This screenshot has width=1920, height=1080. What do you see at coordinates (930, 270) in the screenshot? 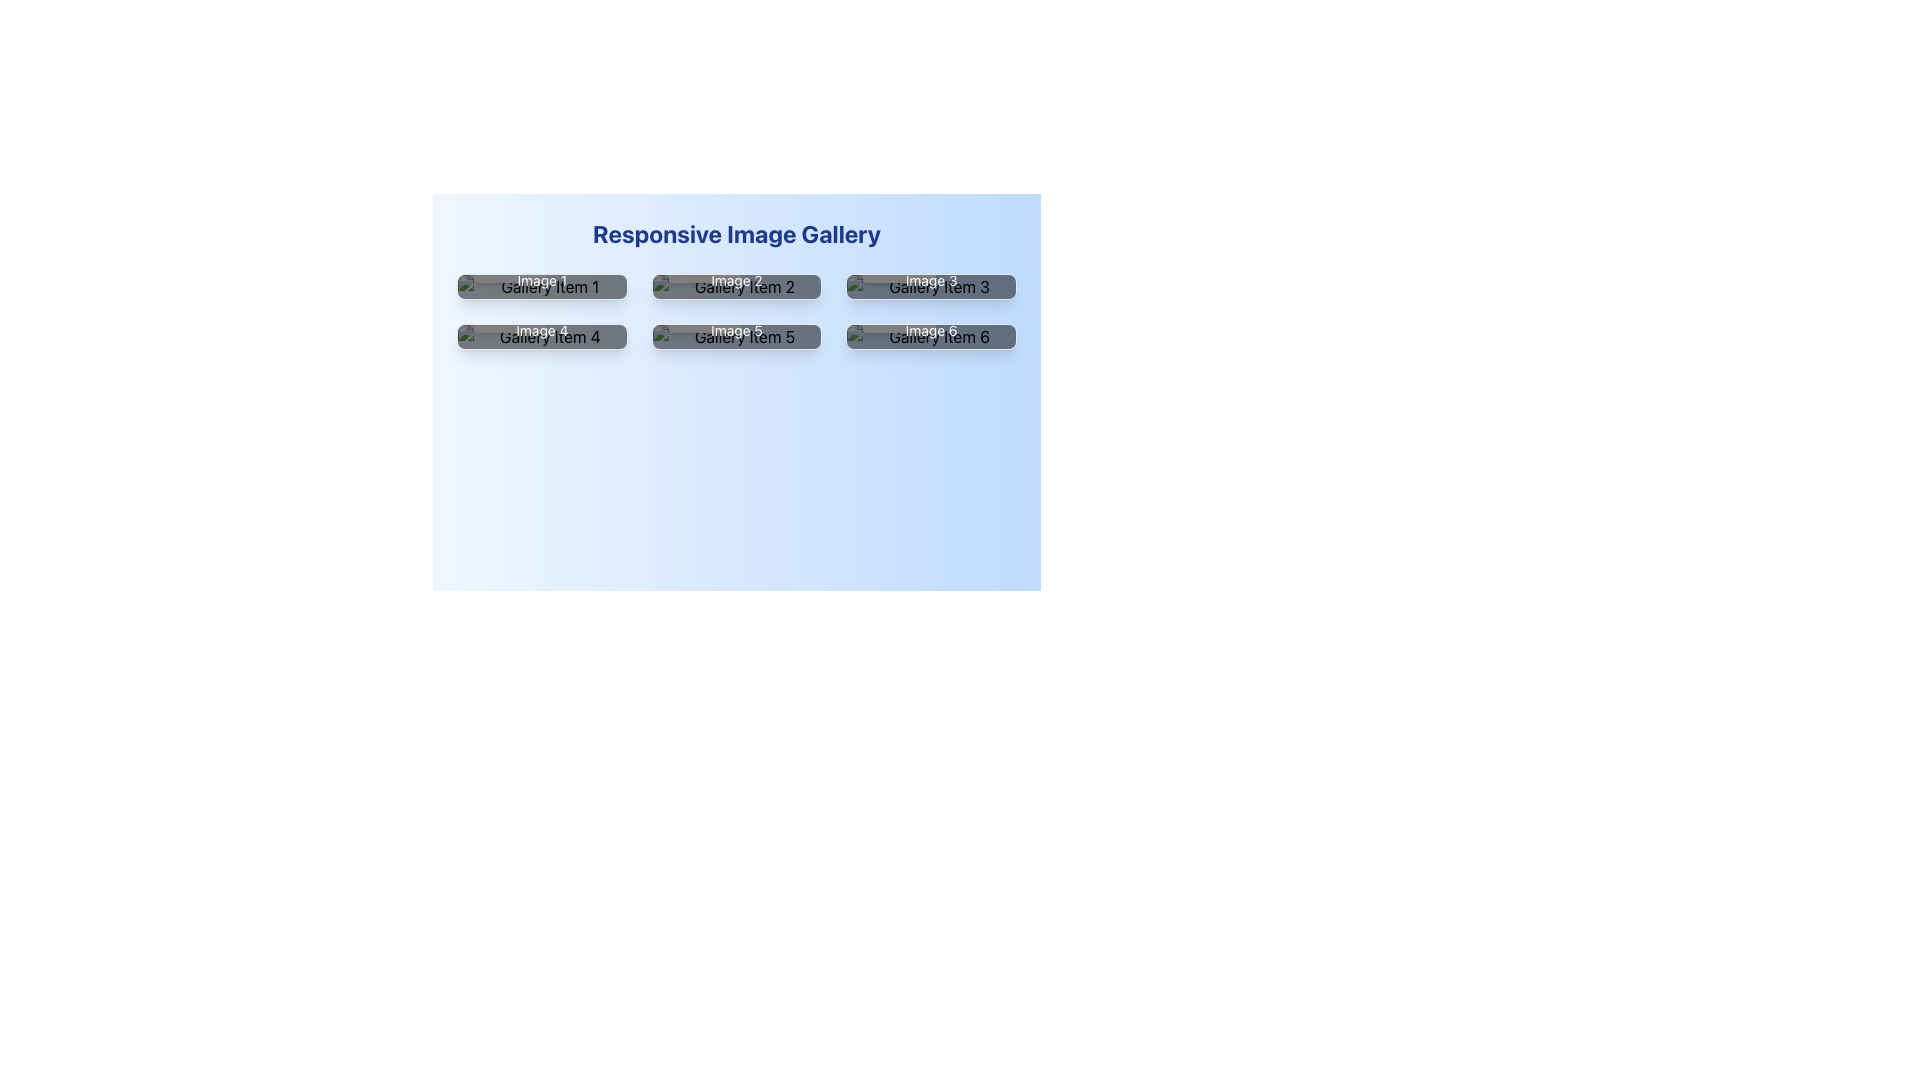
I see `the descriptive text label with background overlay located at the bottom of the third gallery item in the top row of the image gallery` at bounding box center [930, 270].